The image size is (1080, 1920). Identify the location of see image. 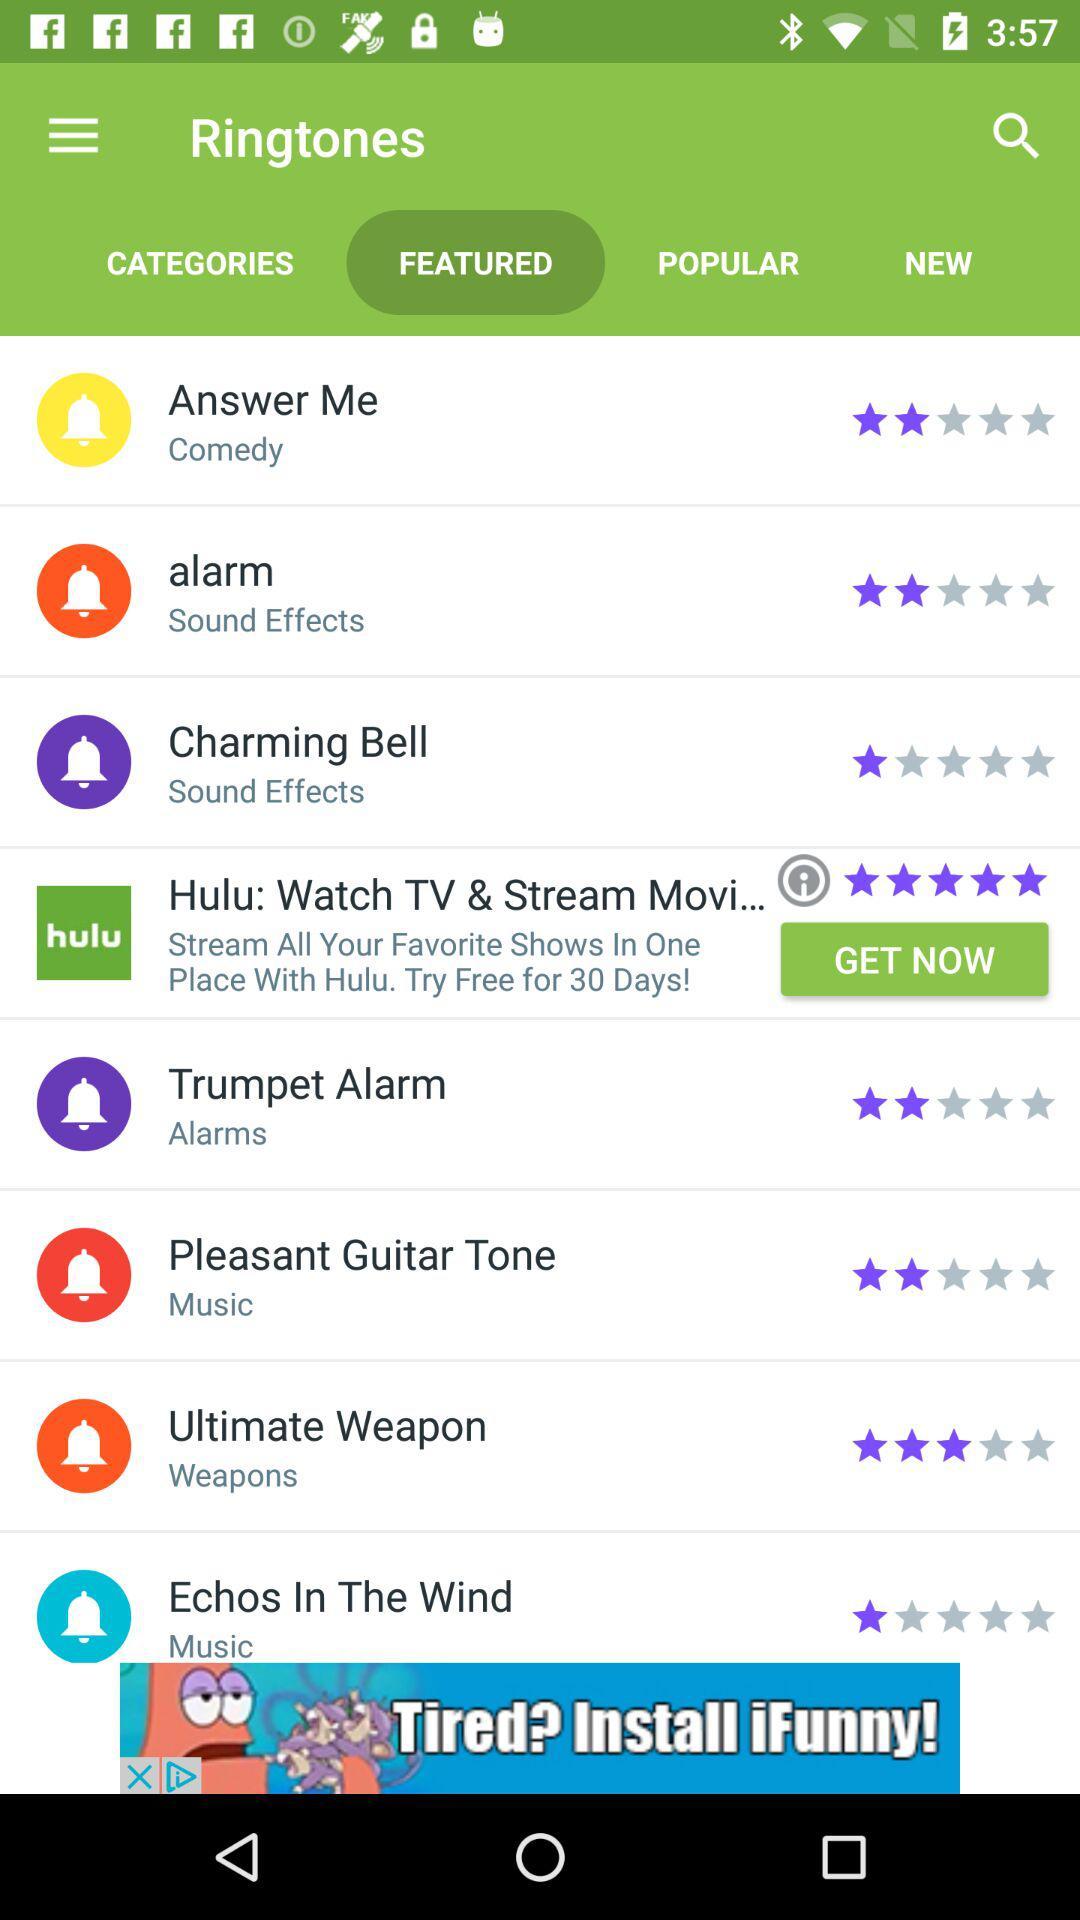
(83, 931).